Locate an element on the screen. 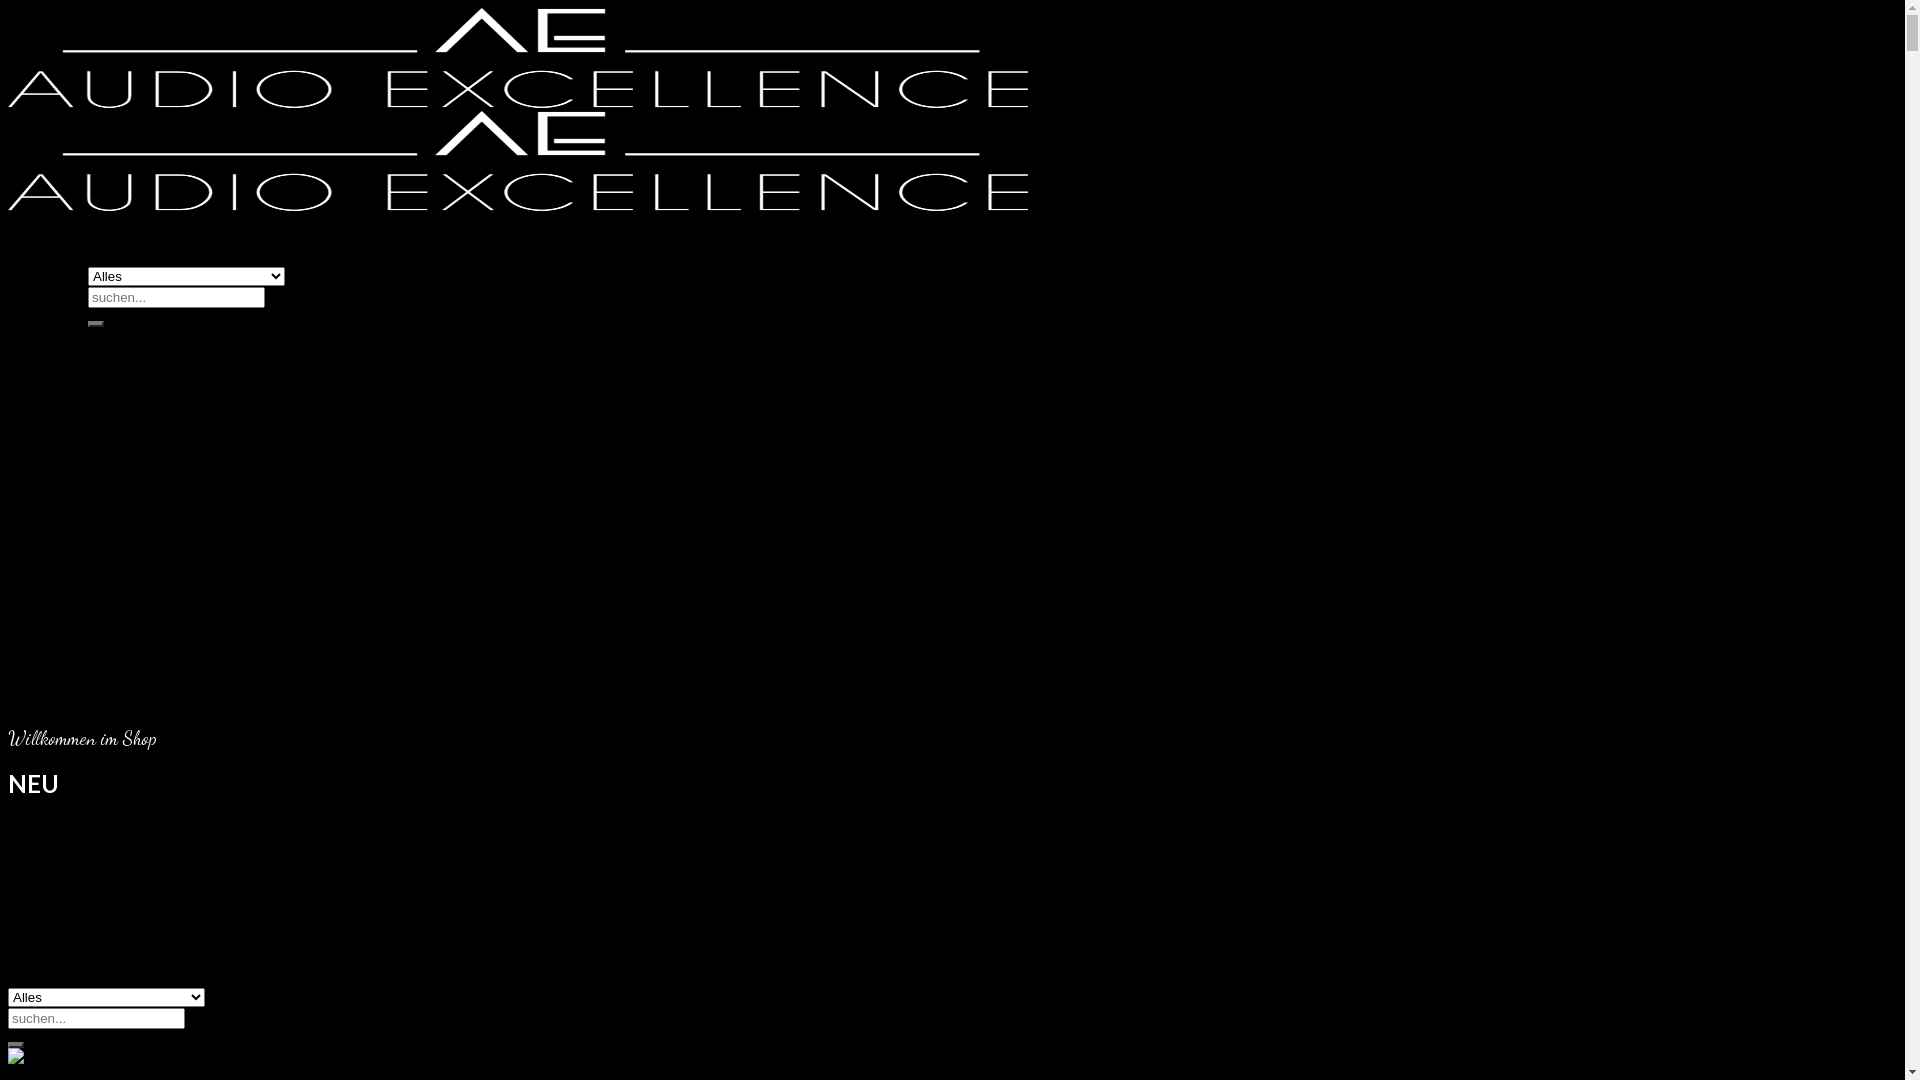  '0' is located at coordinates (52, 1030).